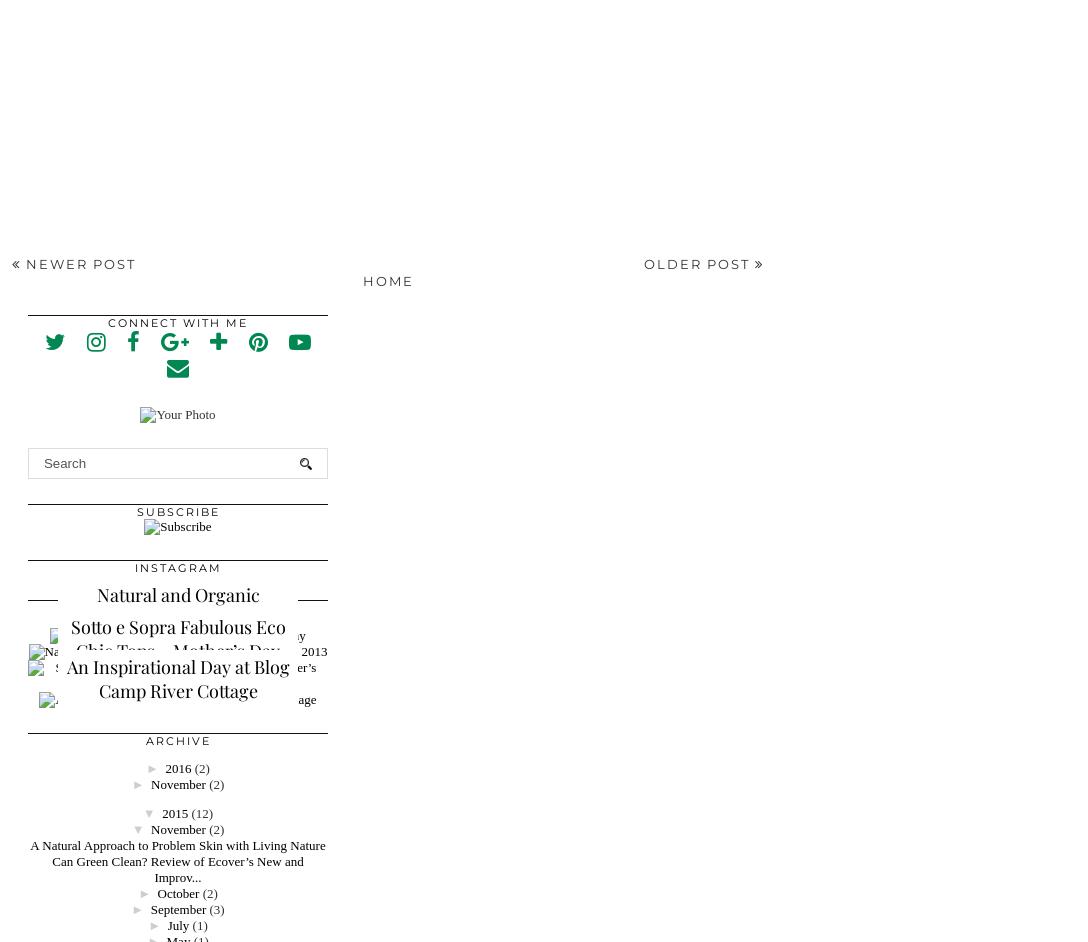 The width and height of the screenshot is (1088, 942). What do you see at coordinates (176, 767) in the screenshot?
I see `'2016'` at bounding box center [176, 767].